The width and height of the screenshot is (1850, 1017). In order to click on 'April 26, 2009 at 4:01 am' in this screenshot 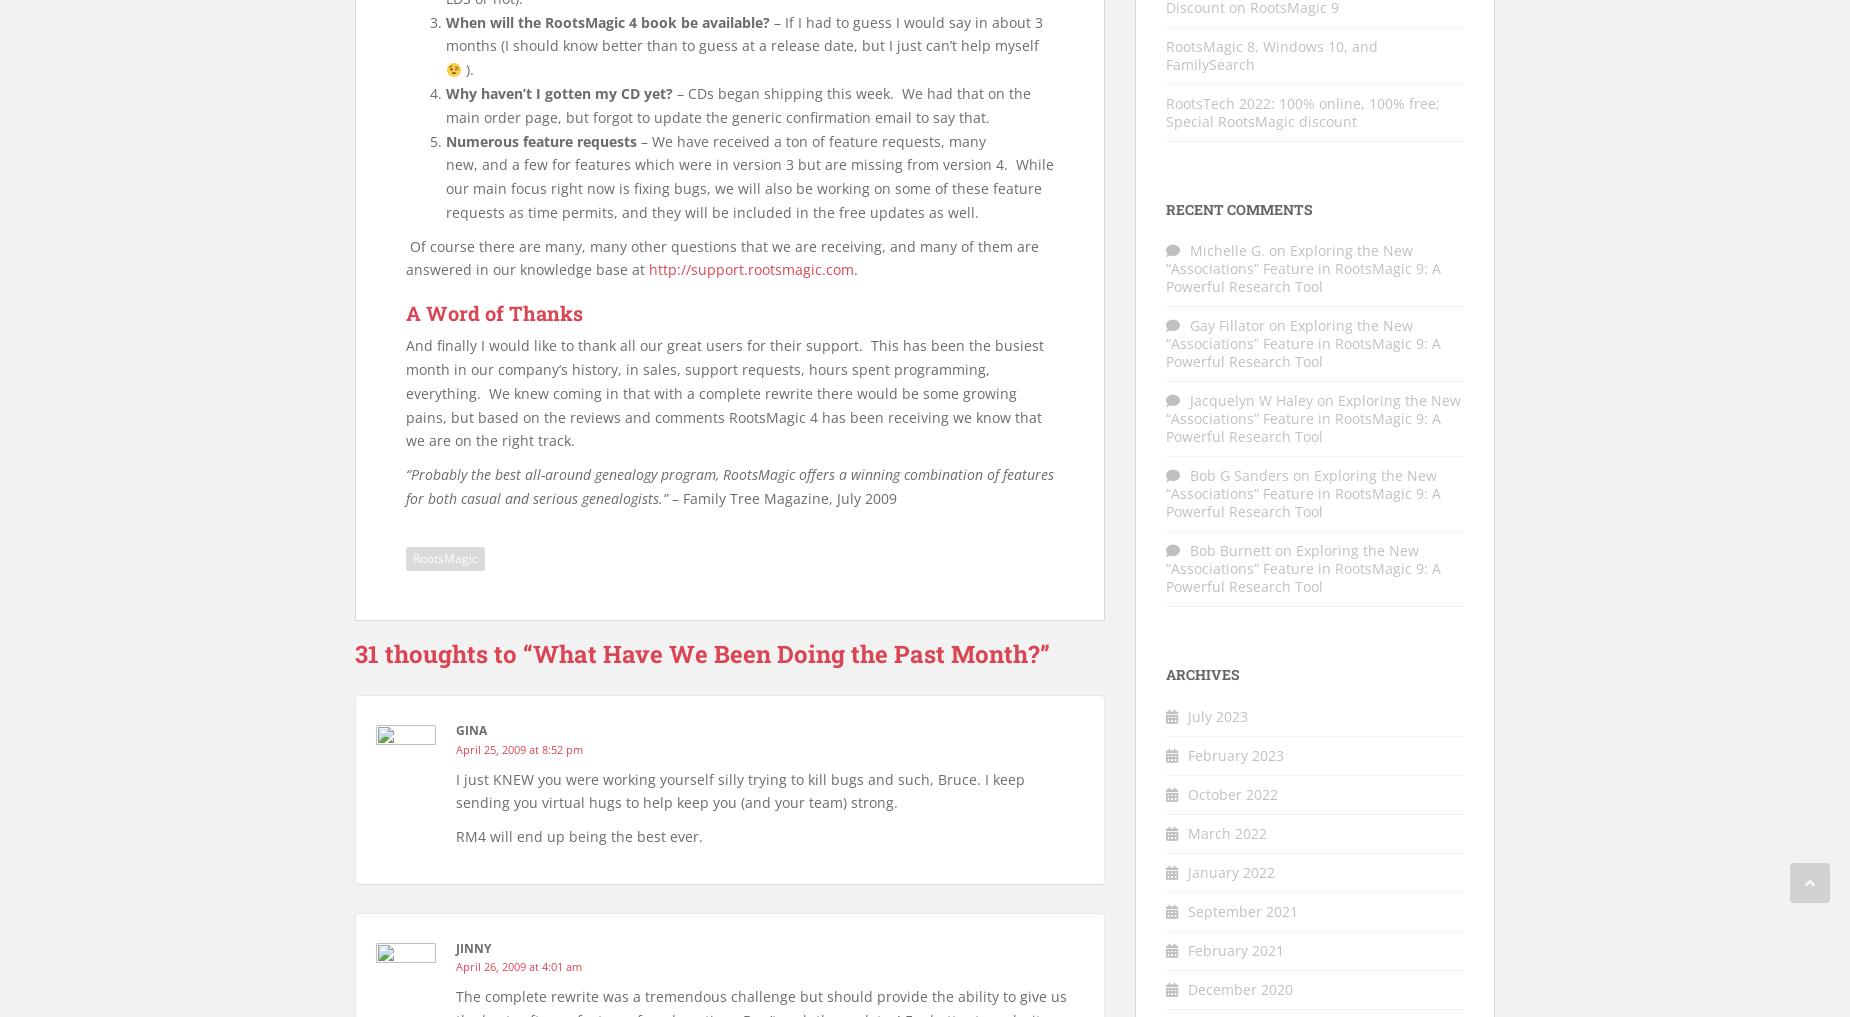, I will do `click(518, 966)`.